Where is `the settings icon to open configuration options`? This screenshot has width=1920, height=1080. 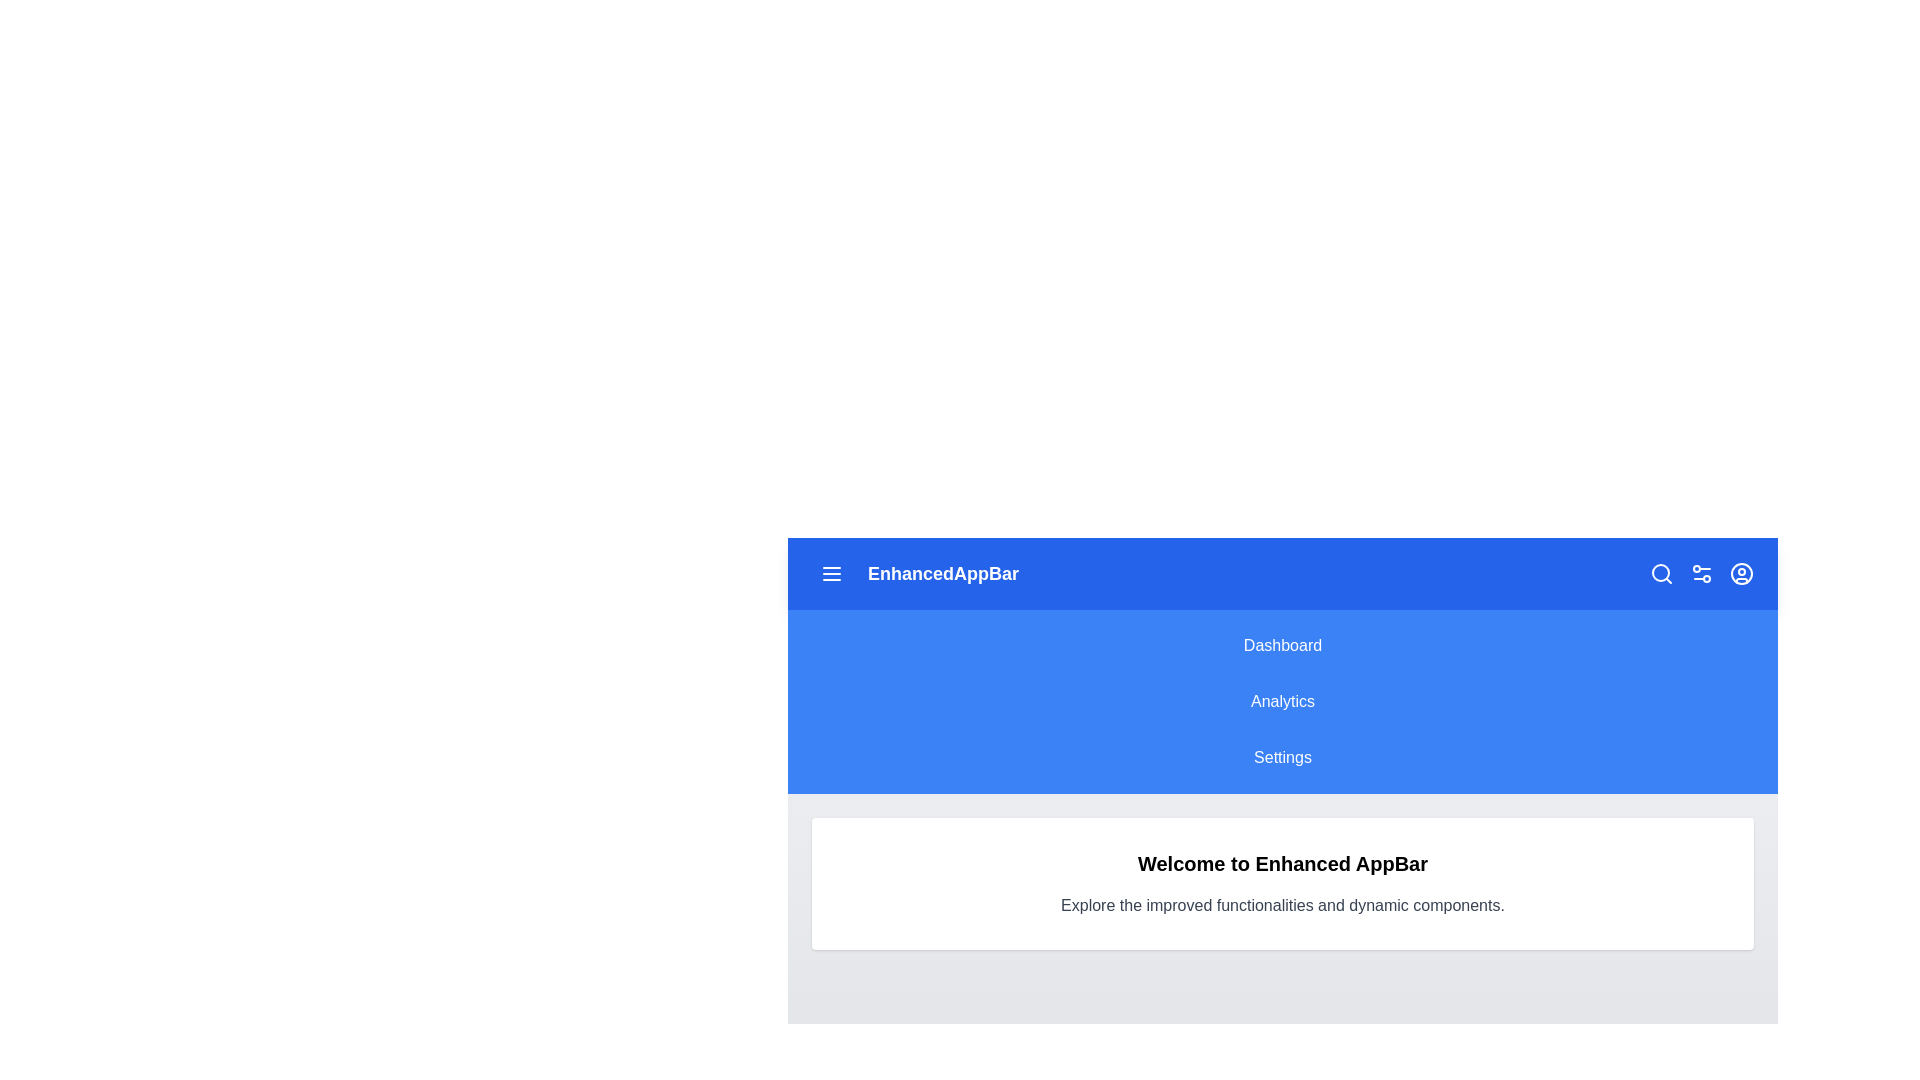 the settings icon to open configuration options is located at coordinates (1701, 574).